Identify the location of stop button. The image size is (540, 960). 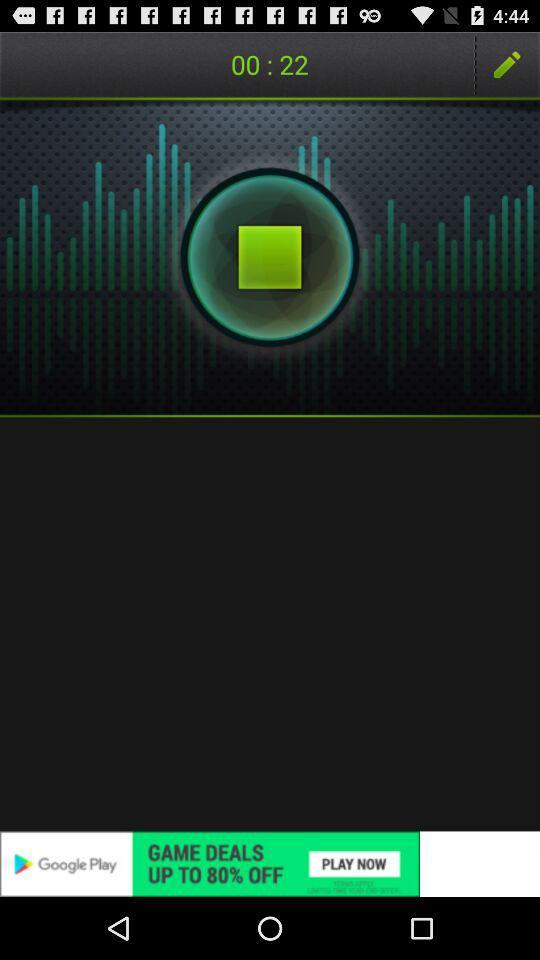
(270, 256).